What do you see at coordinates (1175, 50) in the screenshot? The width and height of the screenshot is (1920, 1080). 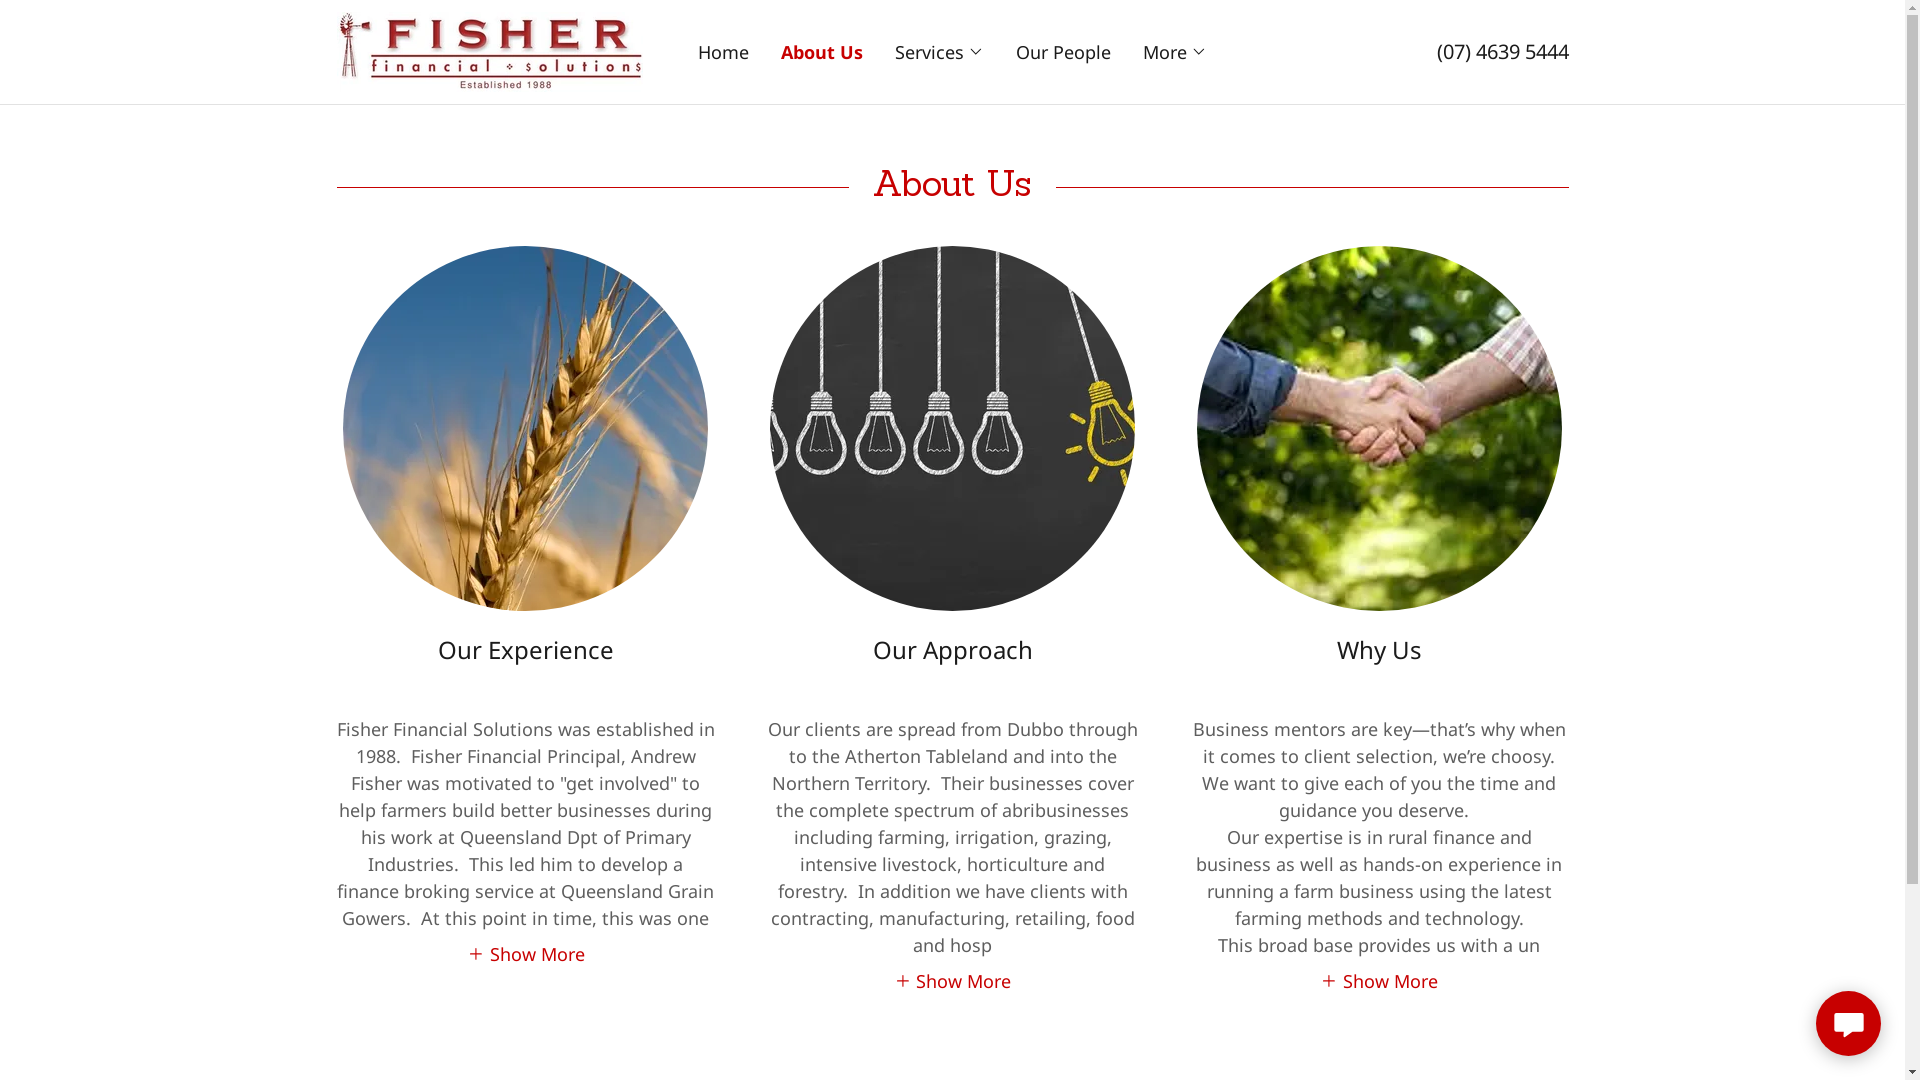 I see `'More'` at bounding box center [1175, 50].